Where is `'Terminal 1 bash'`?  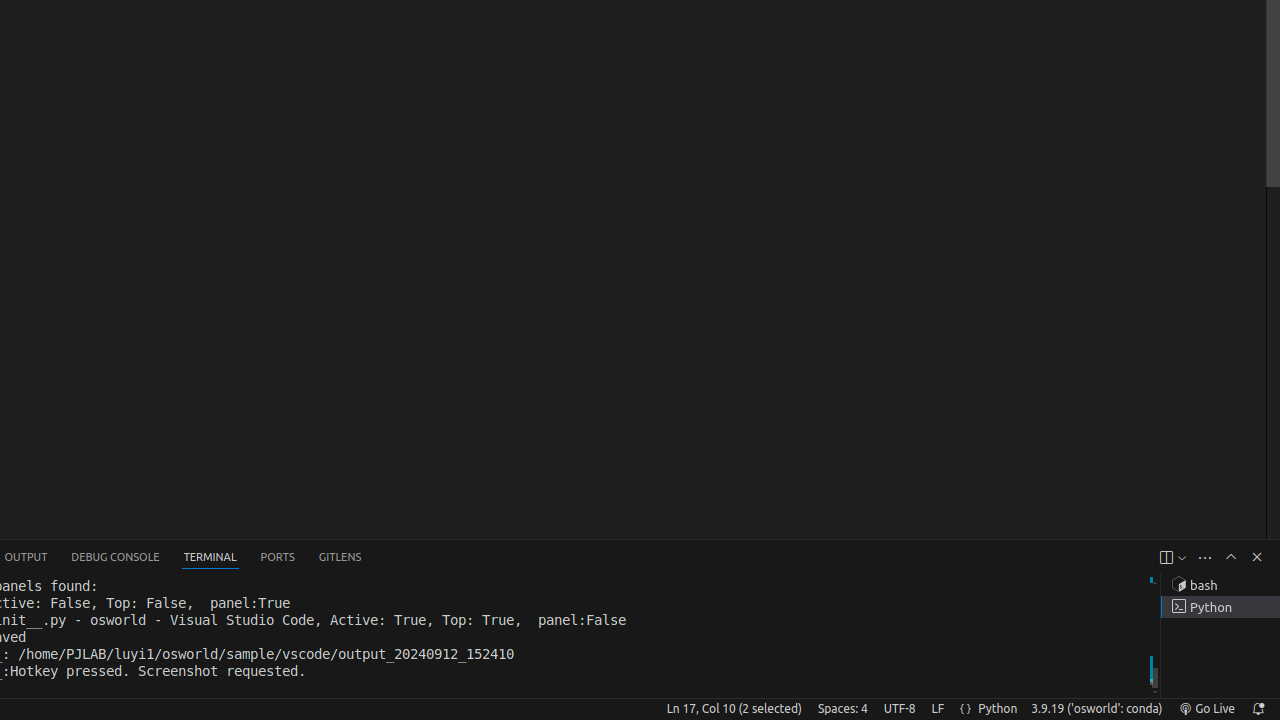
'Terminal 1 bash' is located at coordinates (1219, 585).